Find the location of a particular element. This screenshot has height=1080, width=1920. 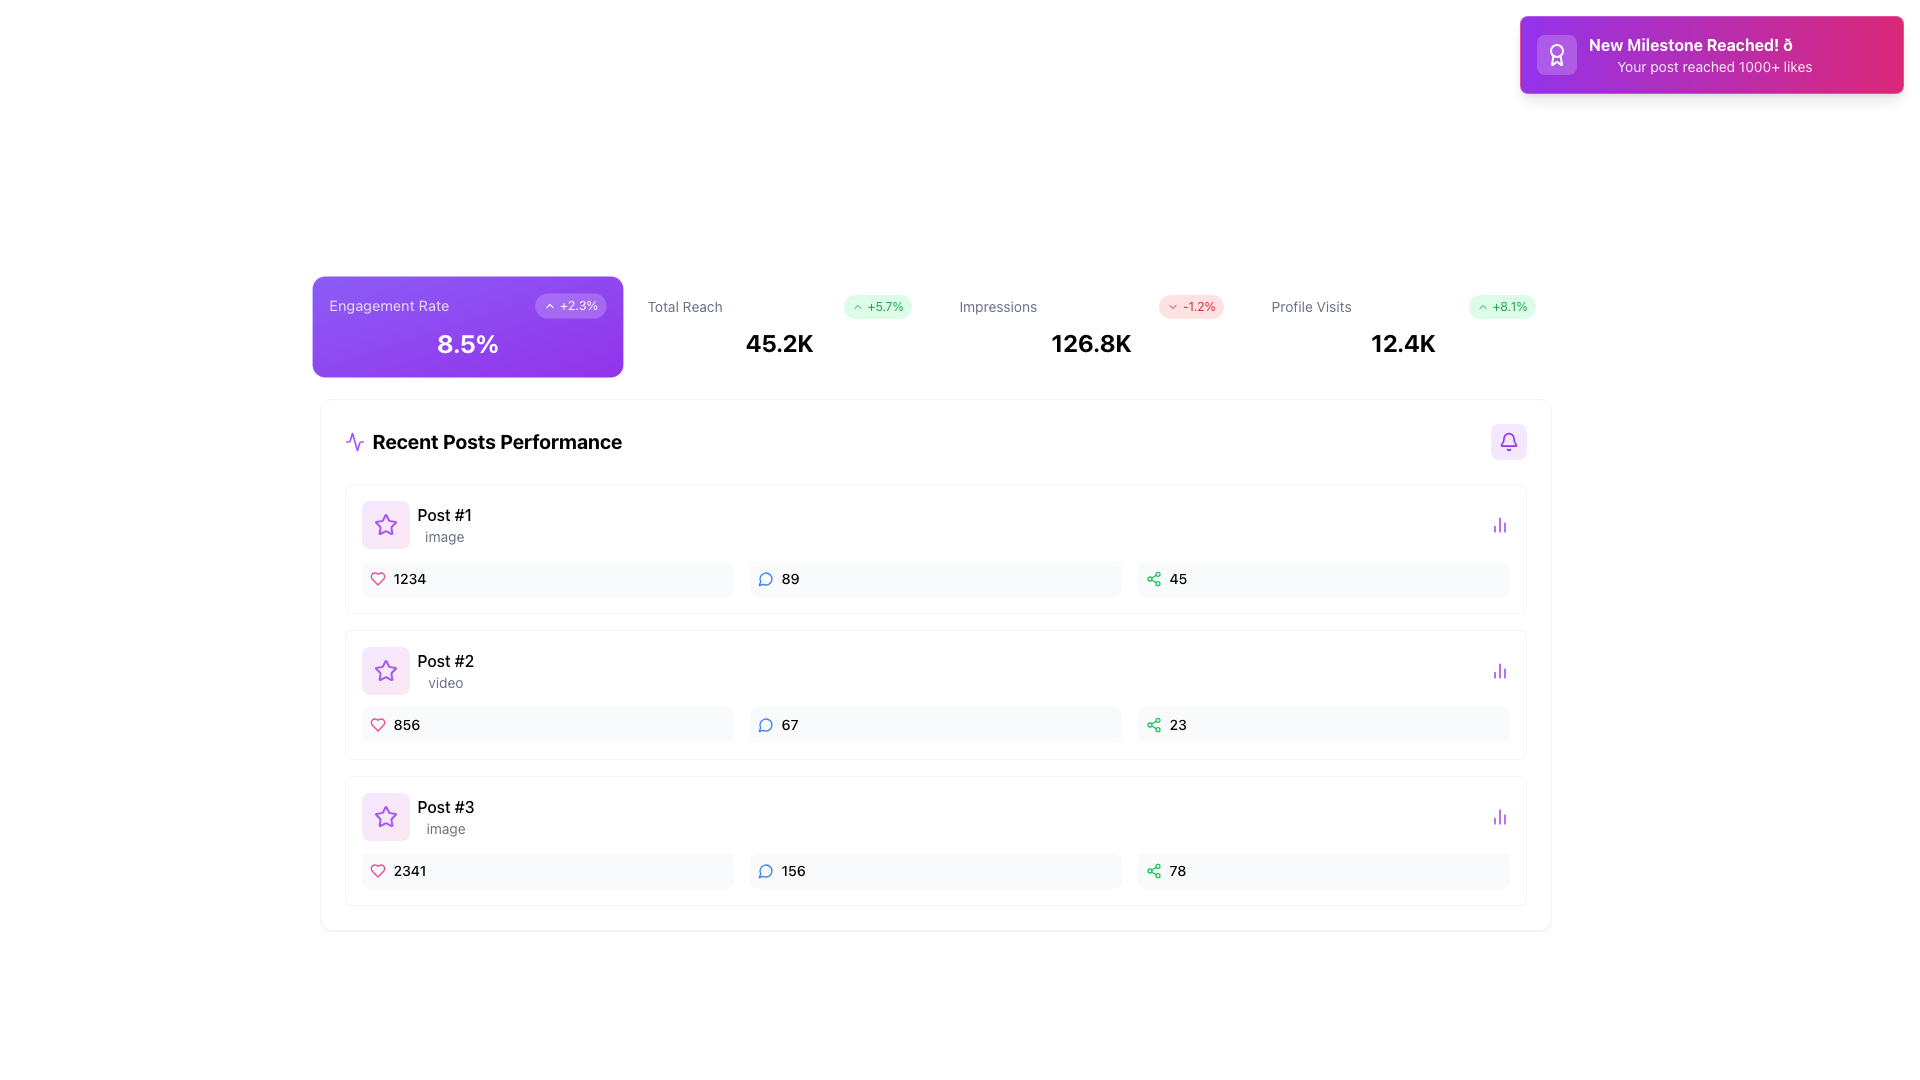

the star icon in the 'Recent Posts Performance' section, which is located to the left of 'Post #2' and above the heart icon with the number '856' is located at coordinates (385, 523).